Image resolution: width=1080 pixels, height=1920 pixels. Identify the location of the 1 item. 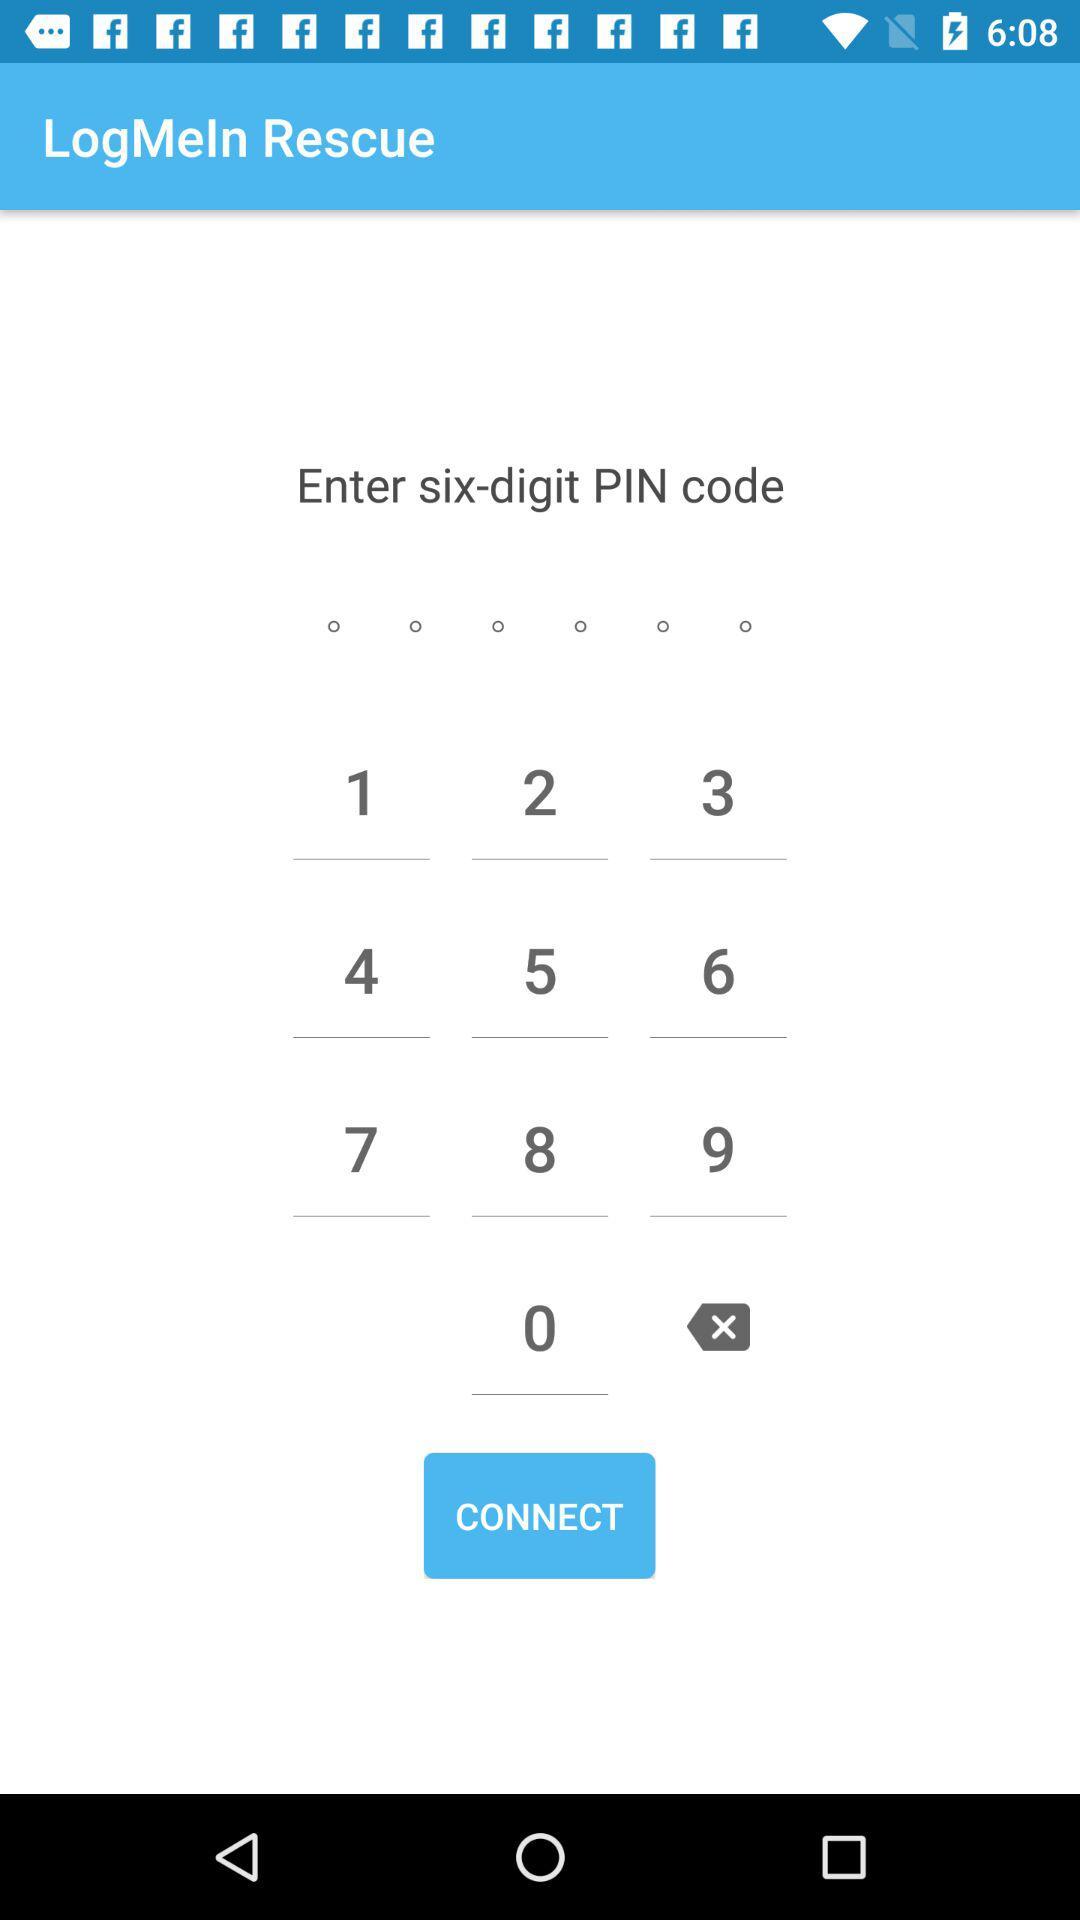
(361, 790).